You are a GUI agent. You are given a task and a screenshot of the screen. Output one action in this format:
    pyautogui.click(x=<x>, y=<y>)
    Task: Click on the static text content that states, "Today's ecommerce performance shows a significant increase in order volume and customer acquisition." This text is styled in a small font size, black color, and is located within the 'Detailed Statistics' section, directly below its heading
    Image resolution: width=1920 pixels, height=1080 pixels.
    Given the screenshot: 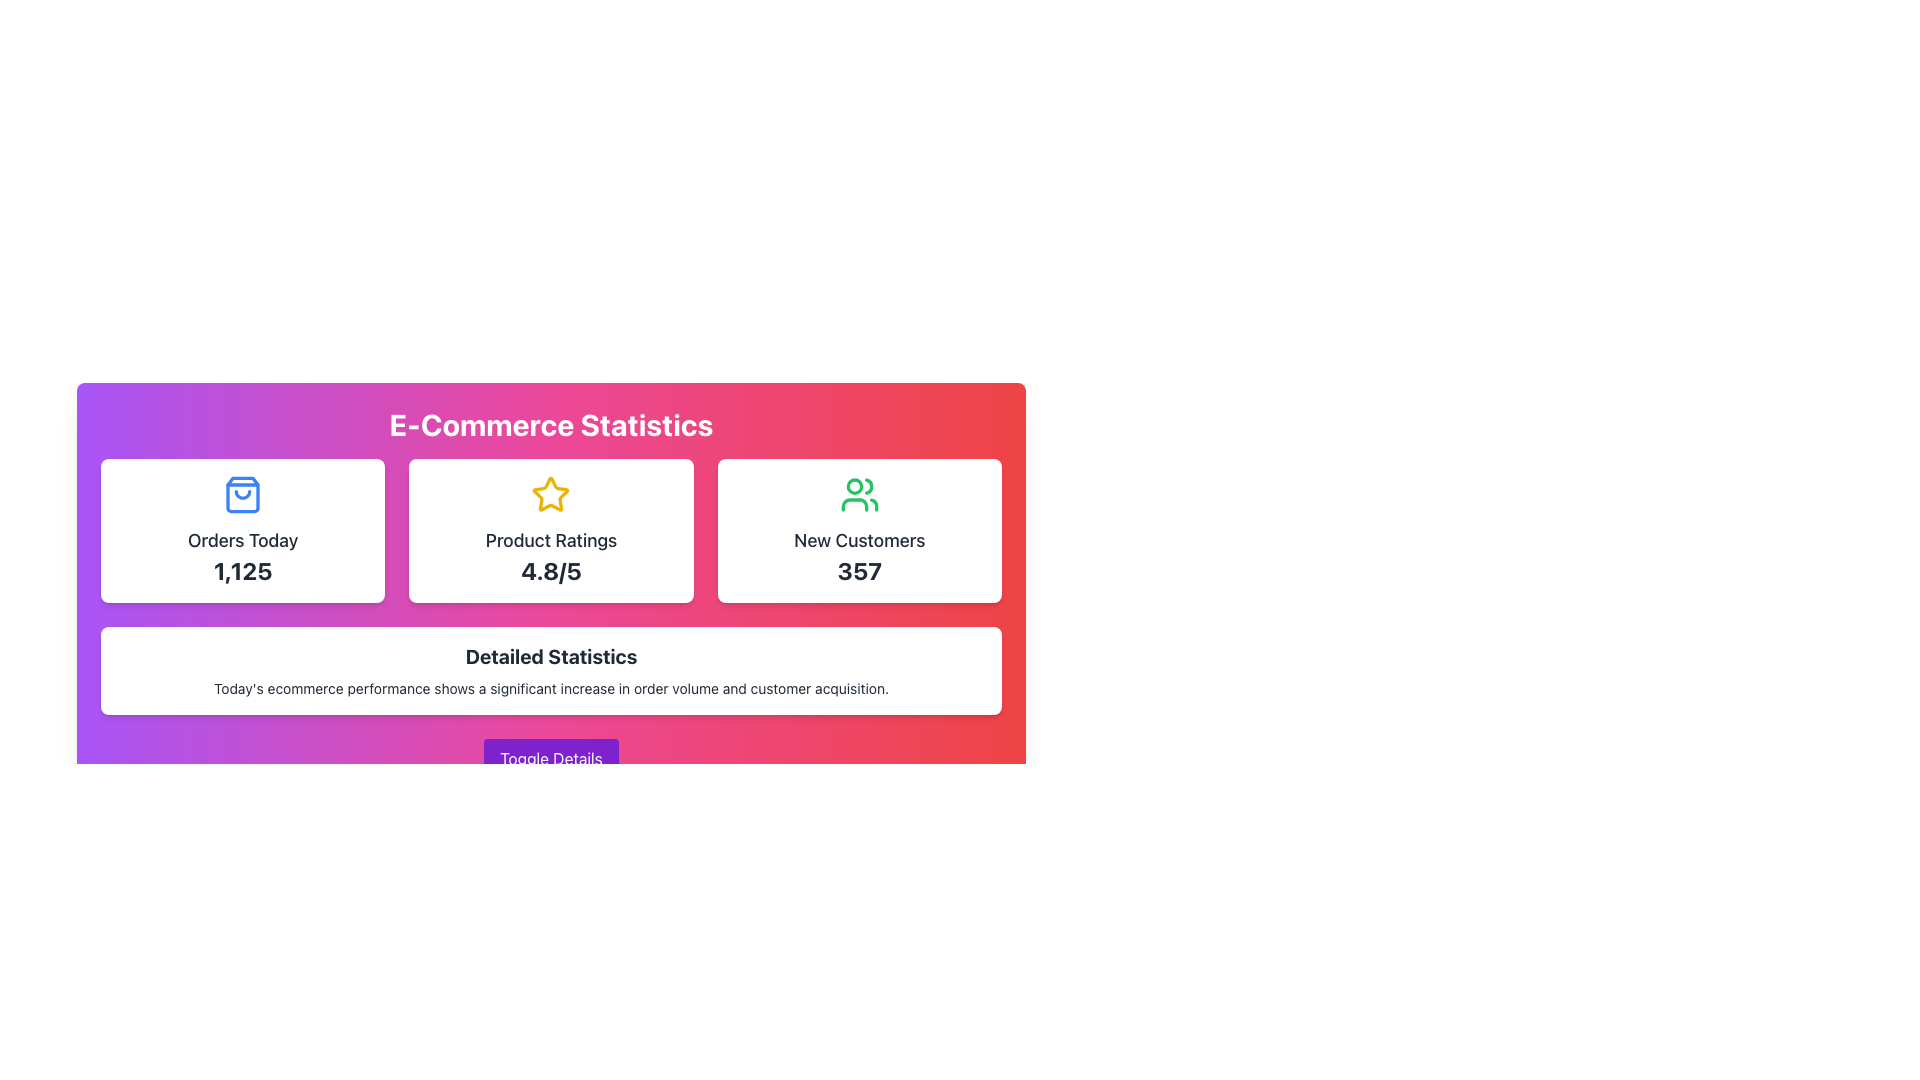 What is the action you would take?
    pyautogui.click(x=551, y=688)
    